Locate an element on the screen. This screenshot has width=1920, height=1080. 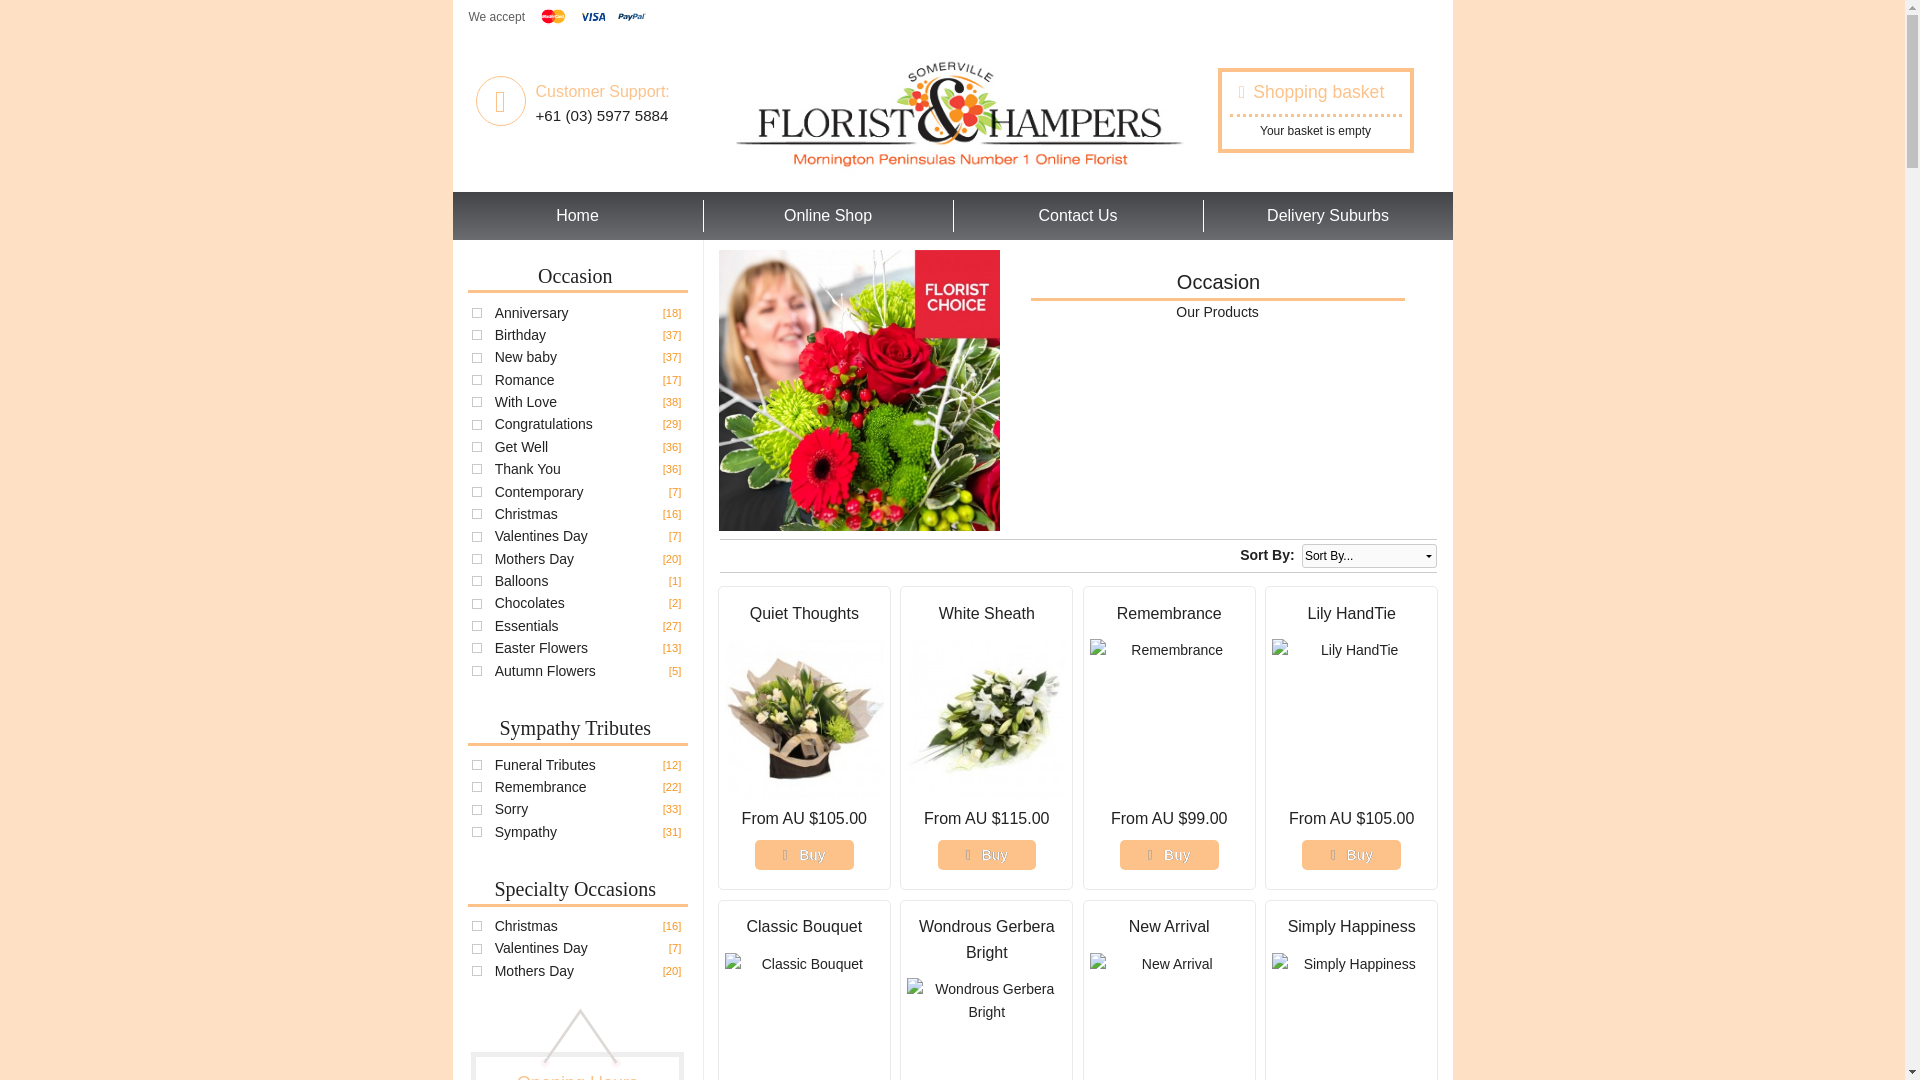
'Contact Us' is located at coordinates (1077, 216).